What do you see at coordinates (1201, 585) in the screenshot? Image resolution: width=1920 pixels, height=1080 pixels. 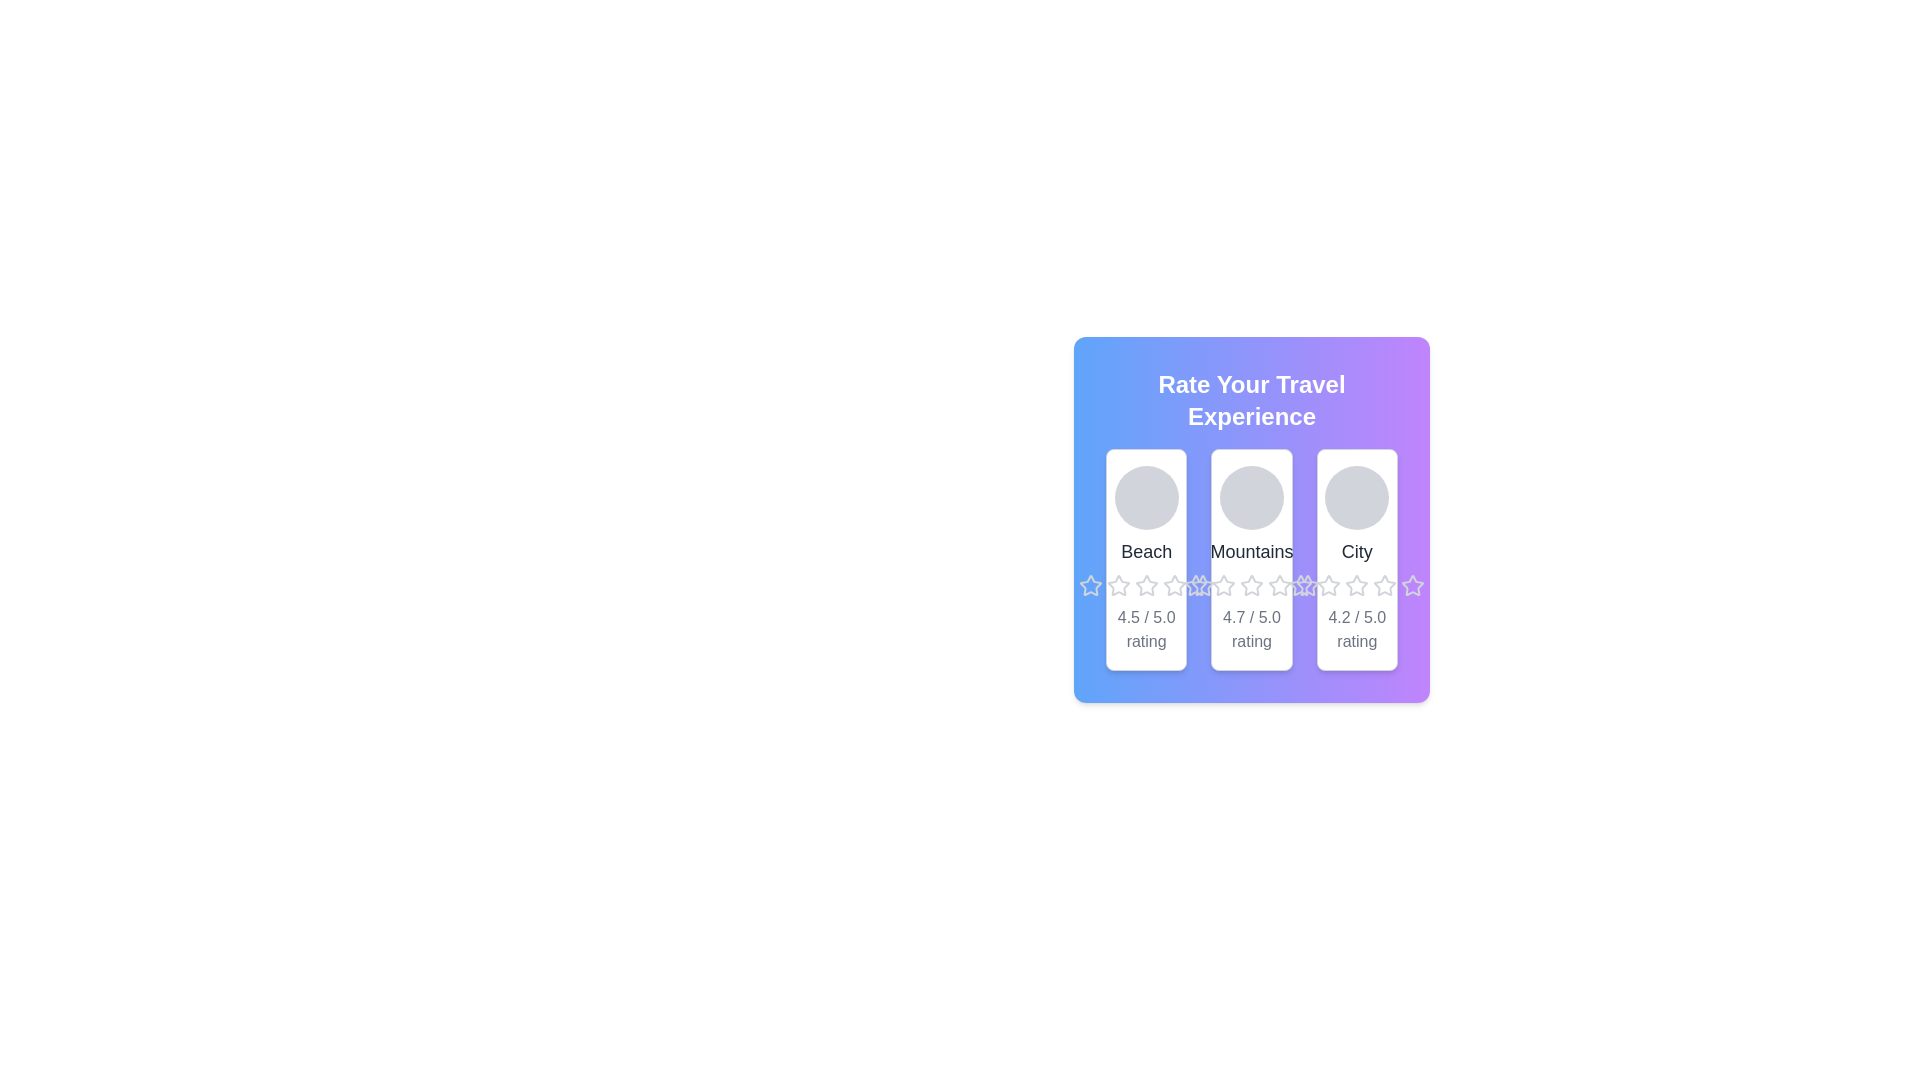 I see `the last star rating icon for the 'Mountains' card` at bounding box center [1201, 585].